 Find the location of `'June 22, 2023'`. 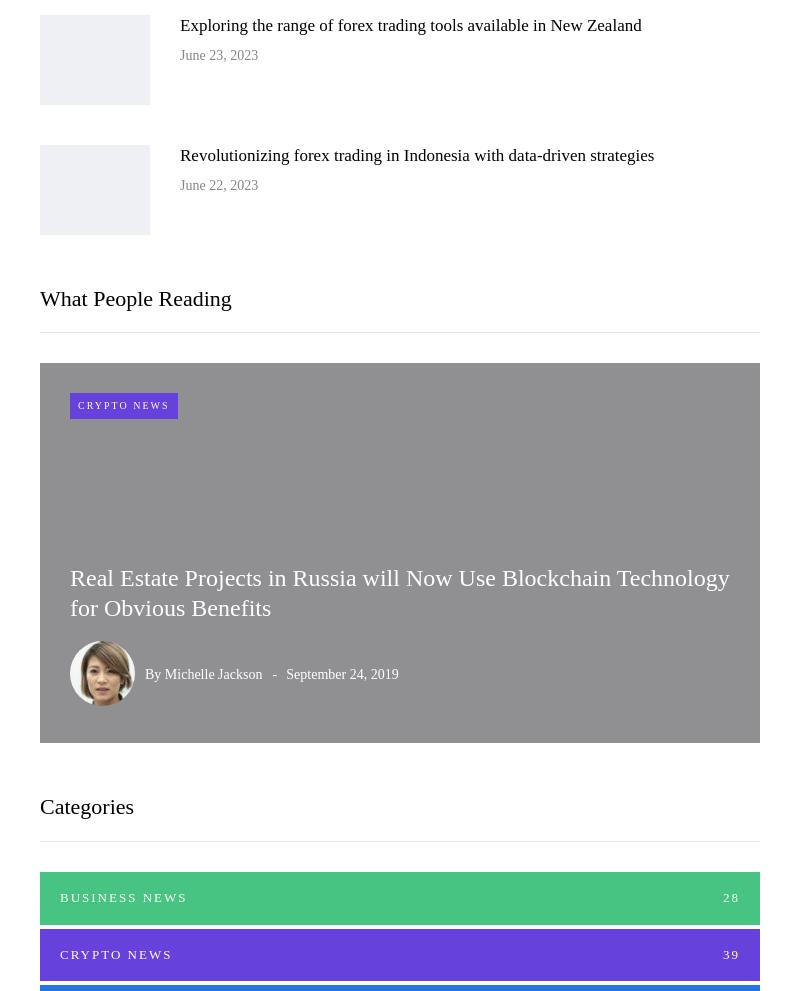

'June 22, 2023' is located at coordinates (217, 184).